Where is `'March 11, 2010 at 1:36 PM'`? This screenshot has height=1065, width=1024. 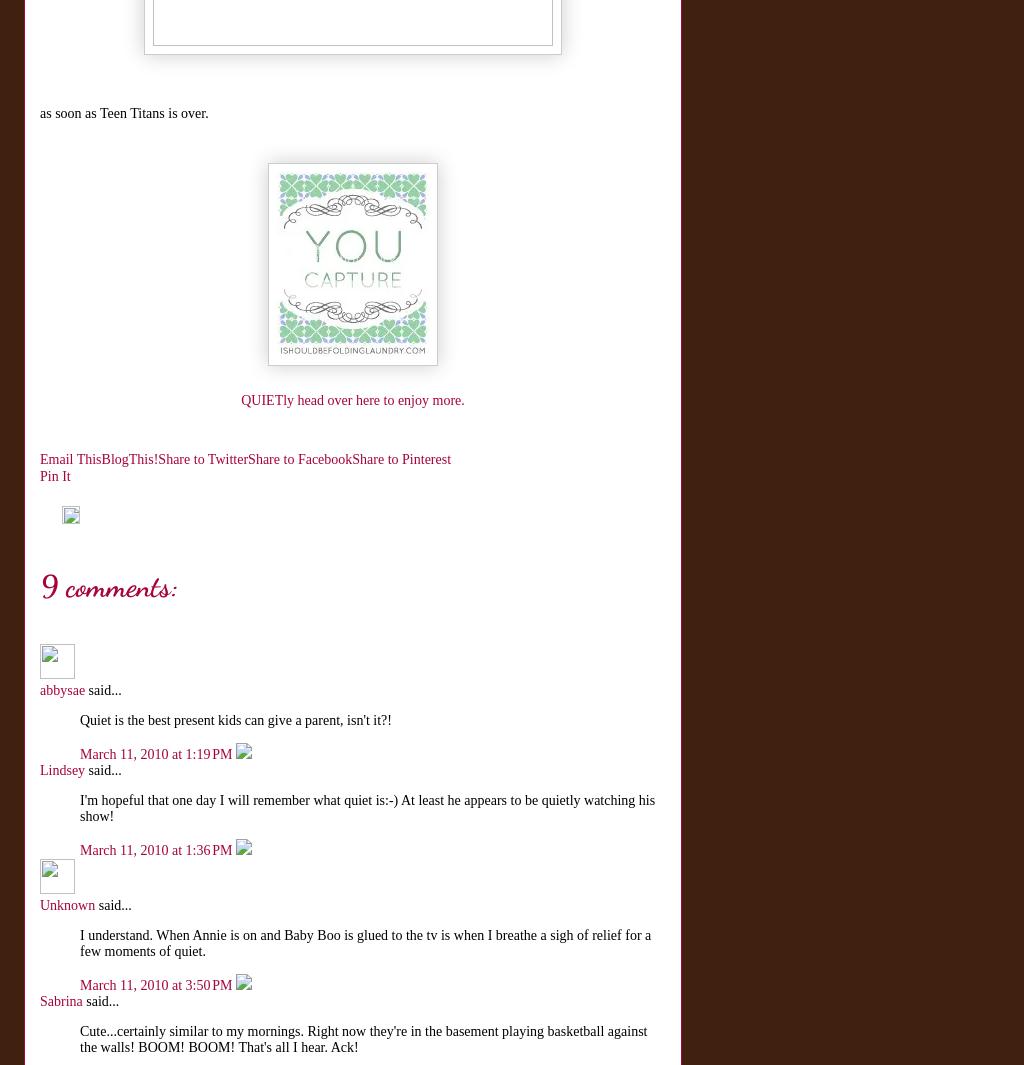
'March 11, 2010 at 1:36 PM' is located at coordinates (157, 850).